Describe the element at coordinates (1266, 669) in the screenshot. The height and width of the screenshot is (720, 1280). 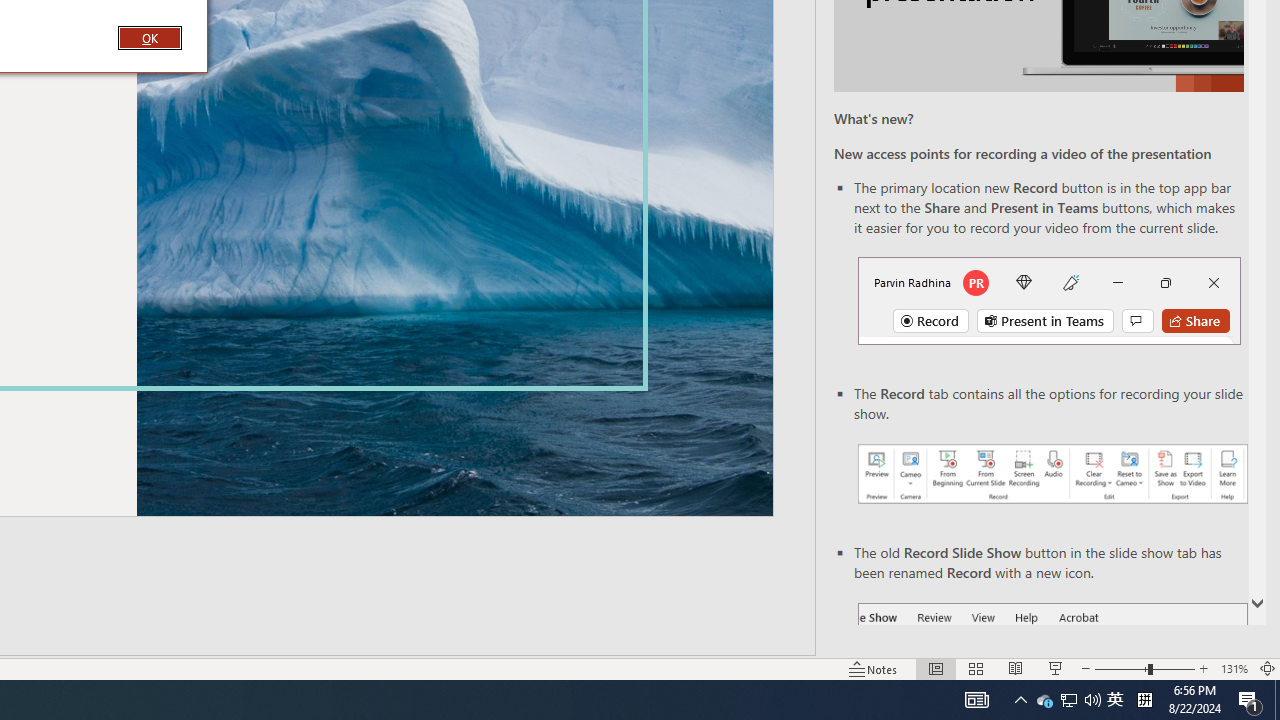
I see `'Zoom to Fit '` at that location.